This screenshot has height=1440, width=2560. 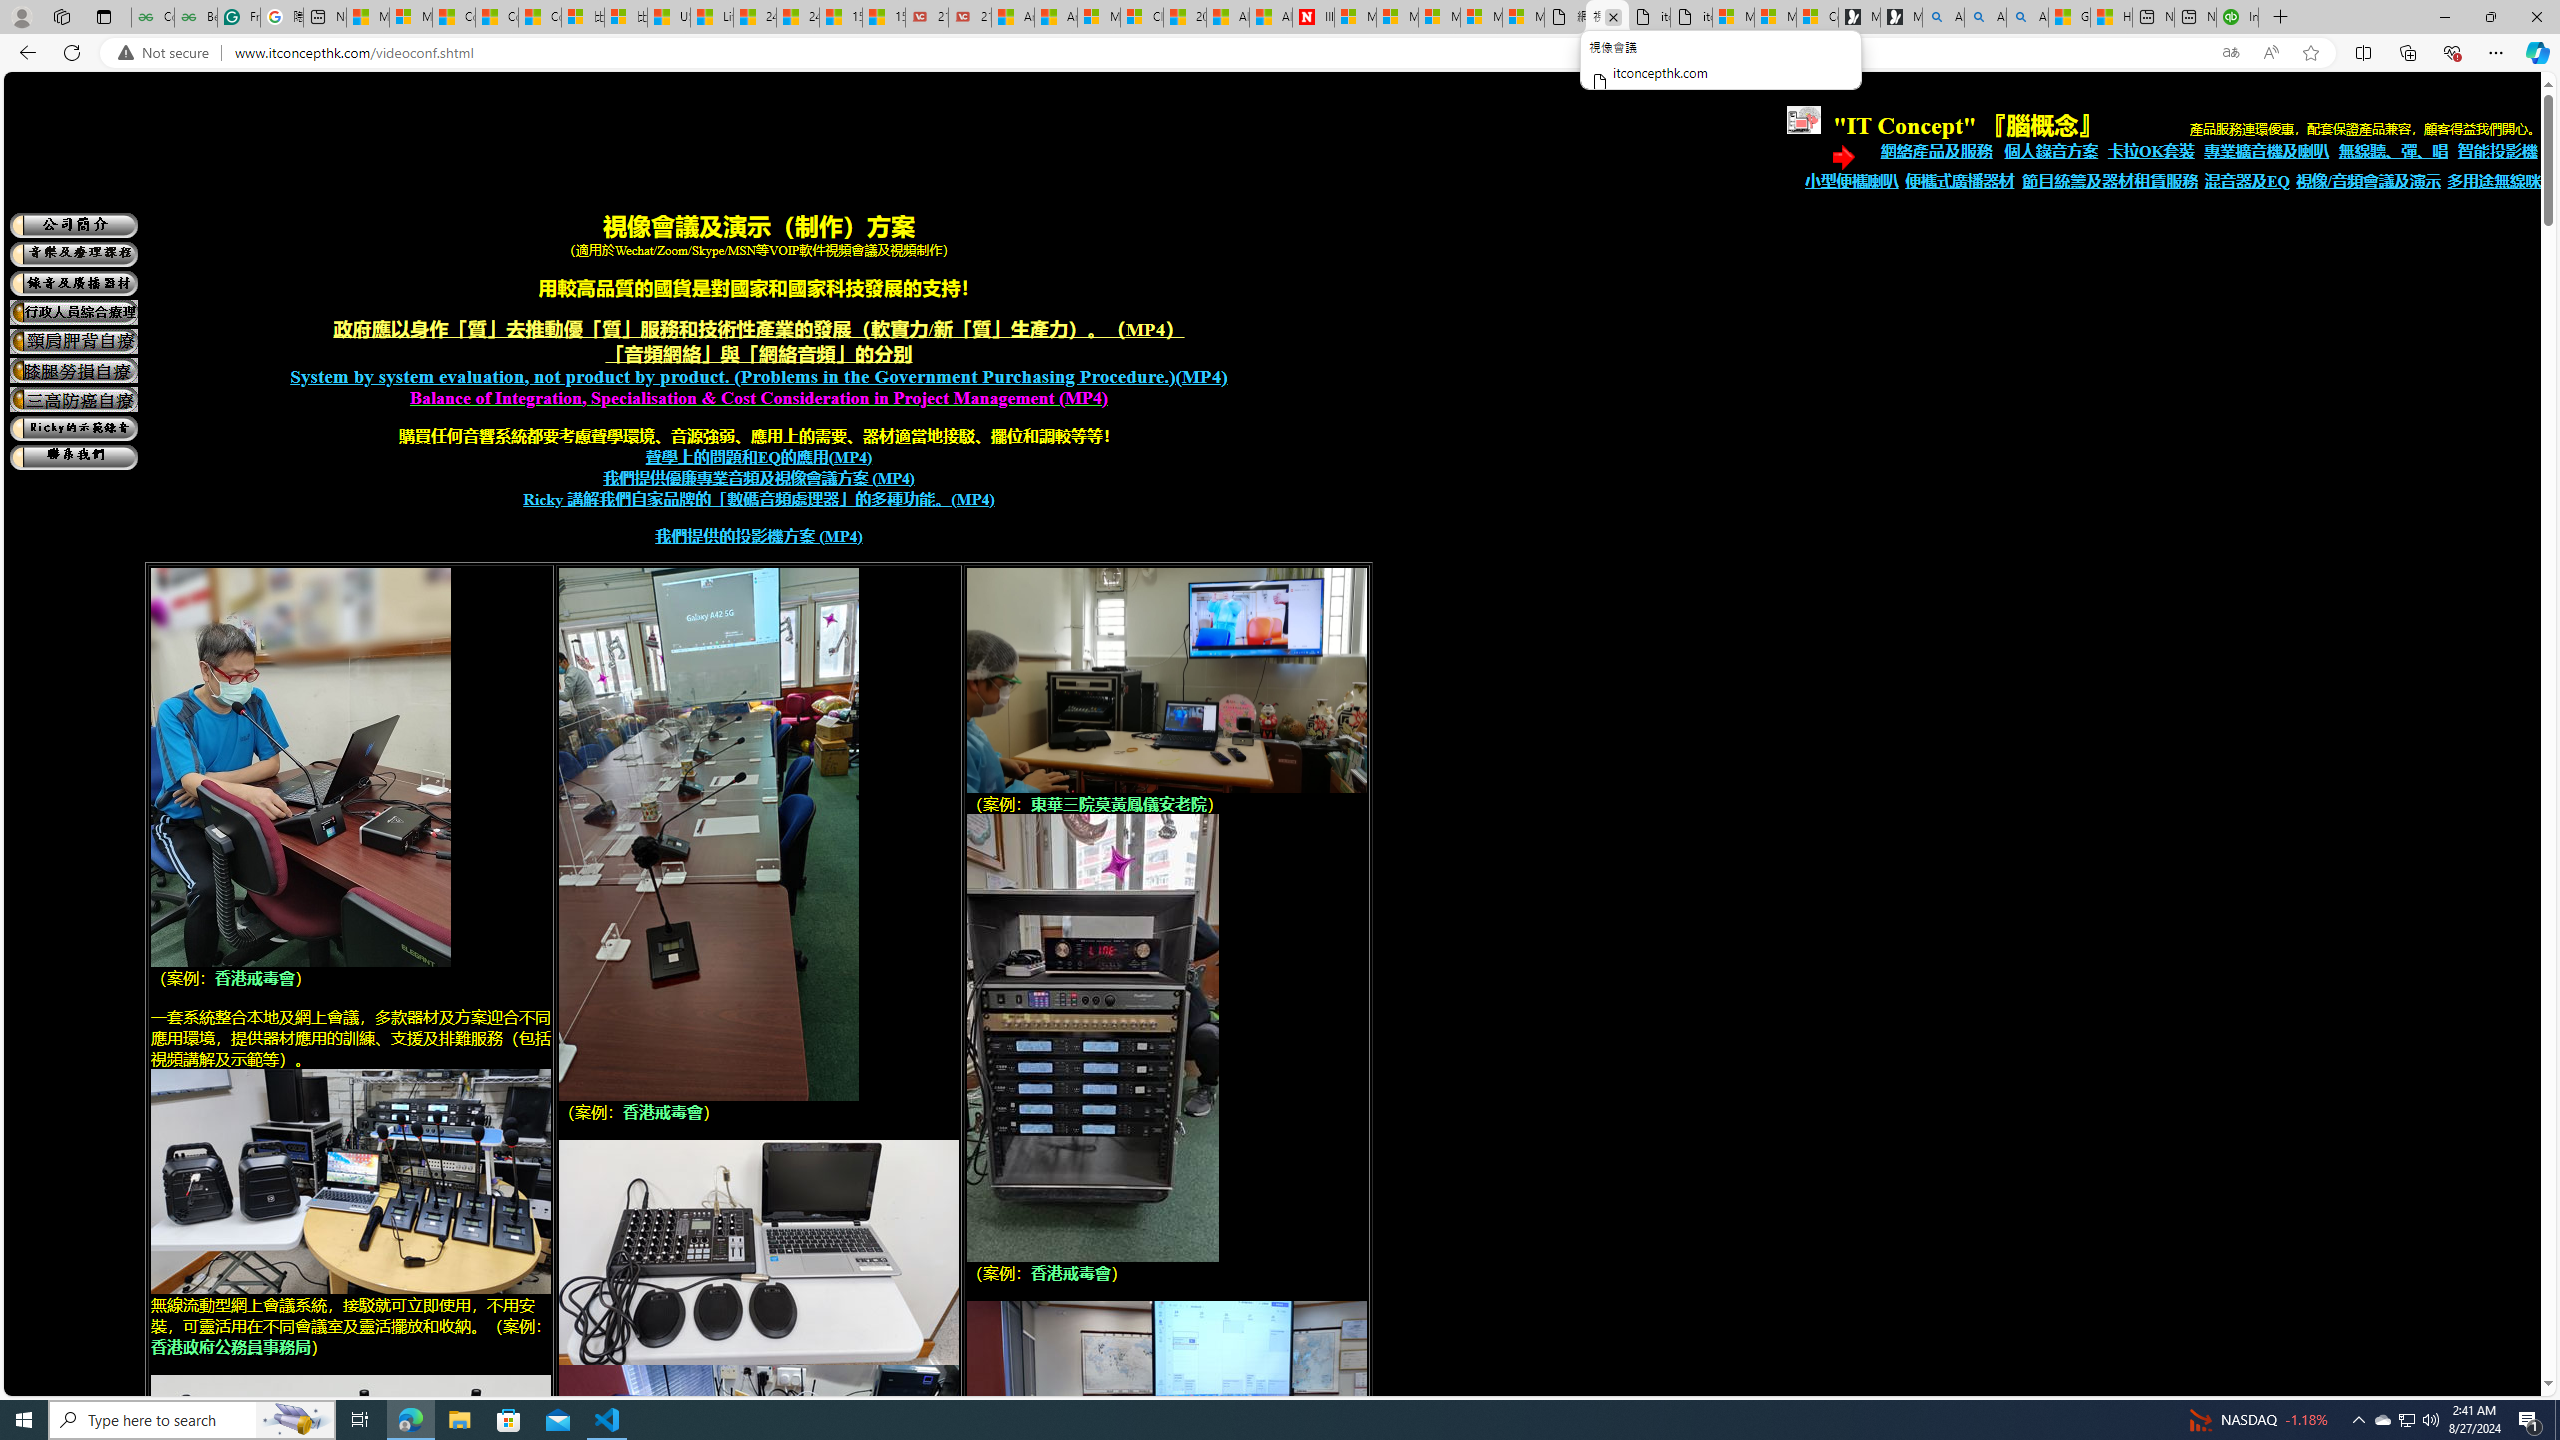 What do you see at coordinates (239, 16) in the screenshot?
I see `'Free AI Writing Assistance for Students | Grammarly'` at bounding box center [239, 16].